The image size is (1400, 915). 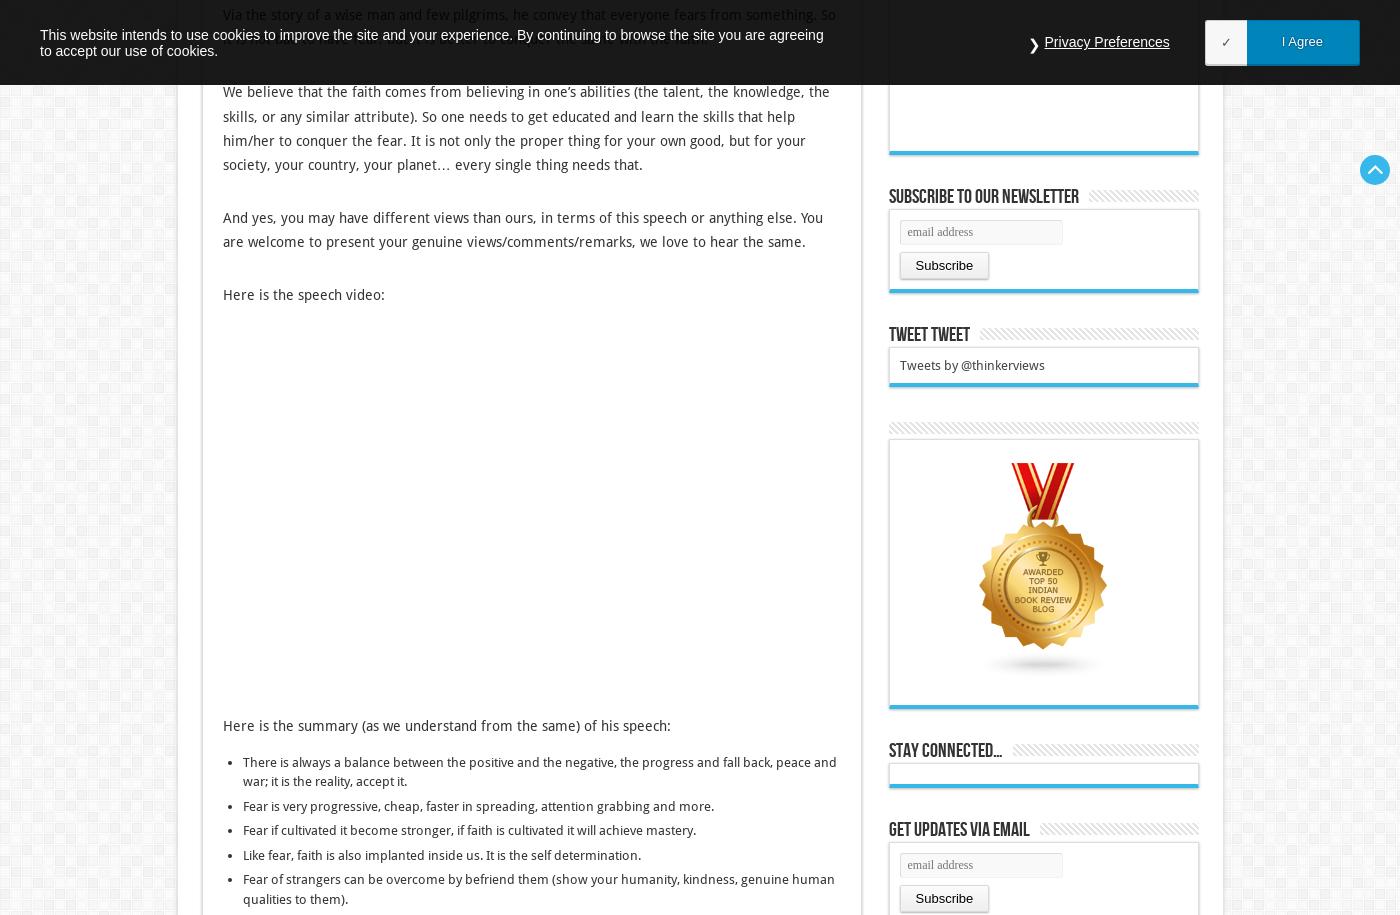 I want to click on 'Get updates via EMail', so click(x=958, y=829).